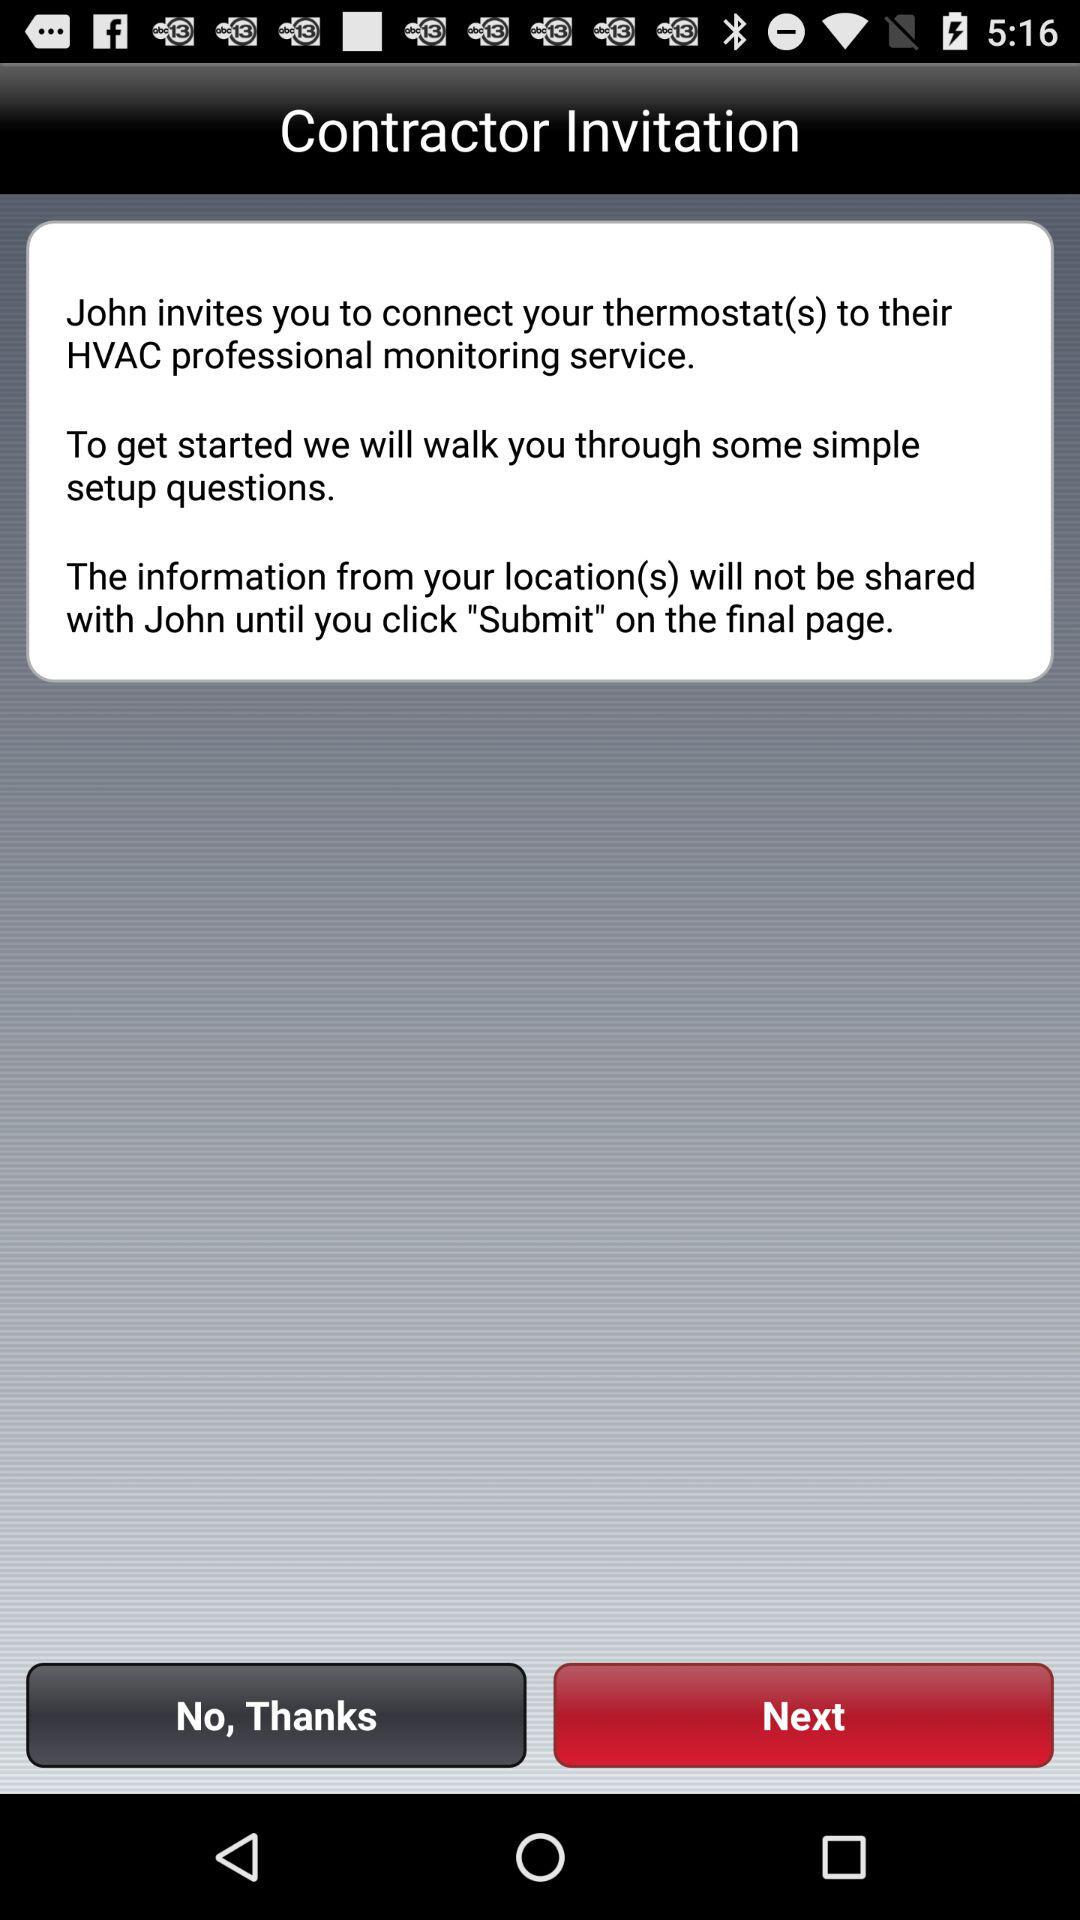 The height and width of the screenshot is (1920, 1080). I want to click on icon below the the information from app, so click(802, 1714).